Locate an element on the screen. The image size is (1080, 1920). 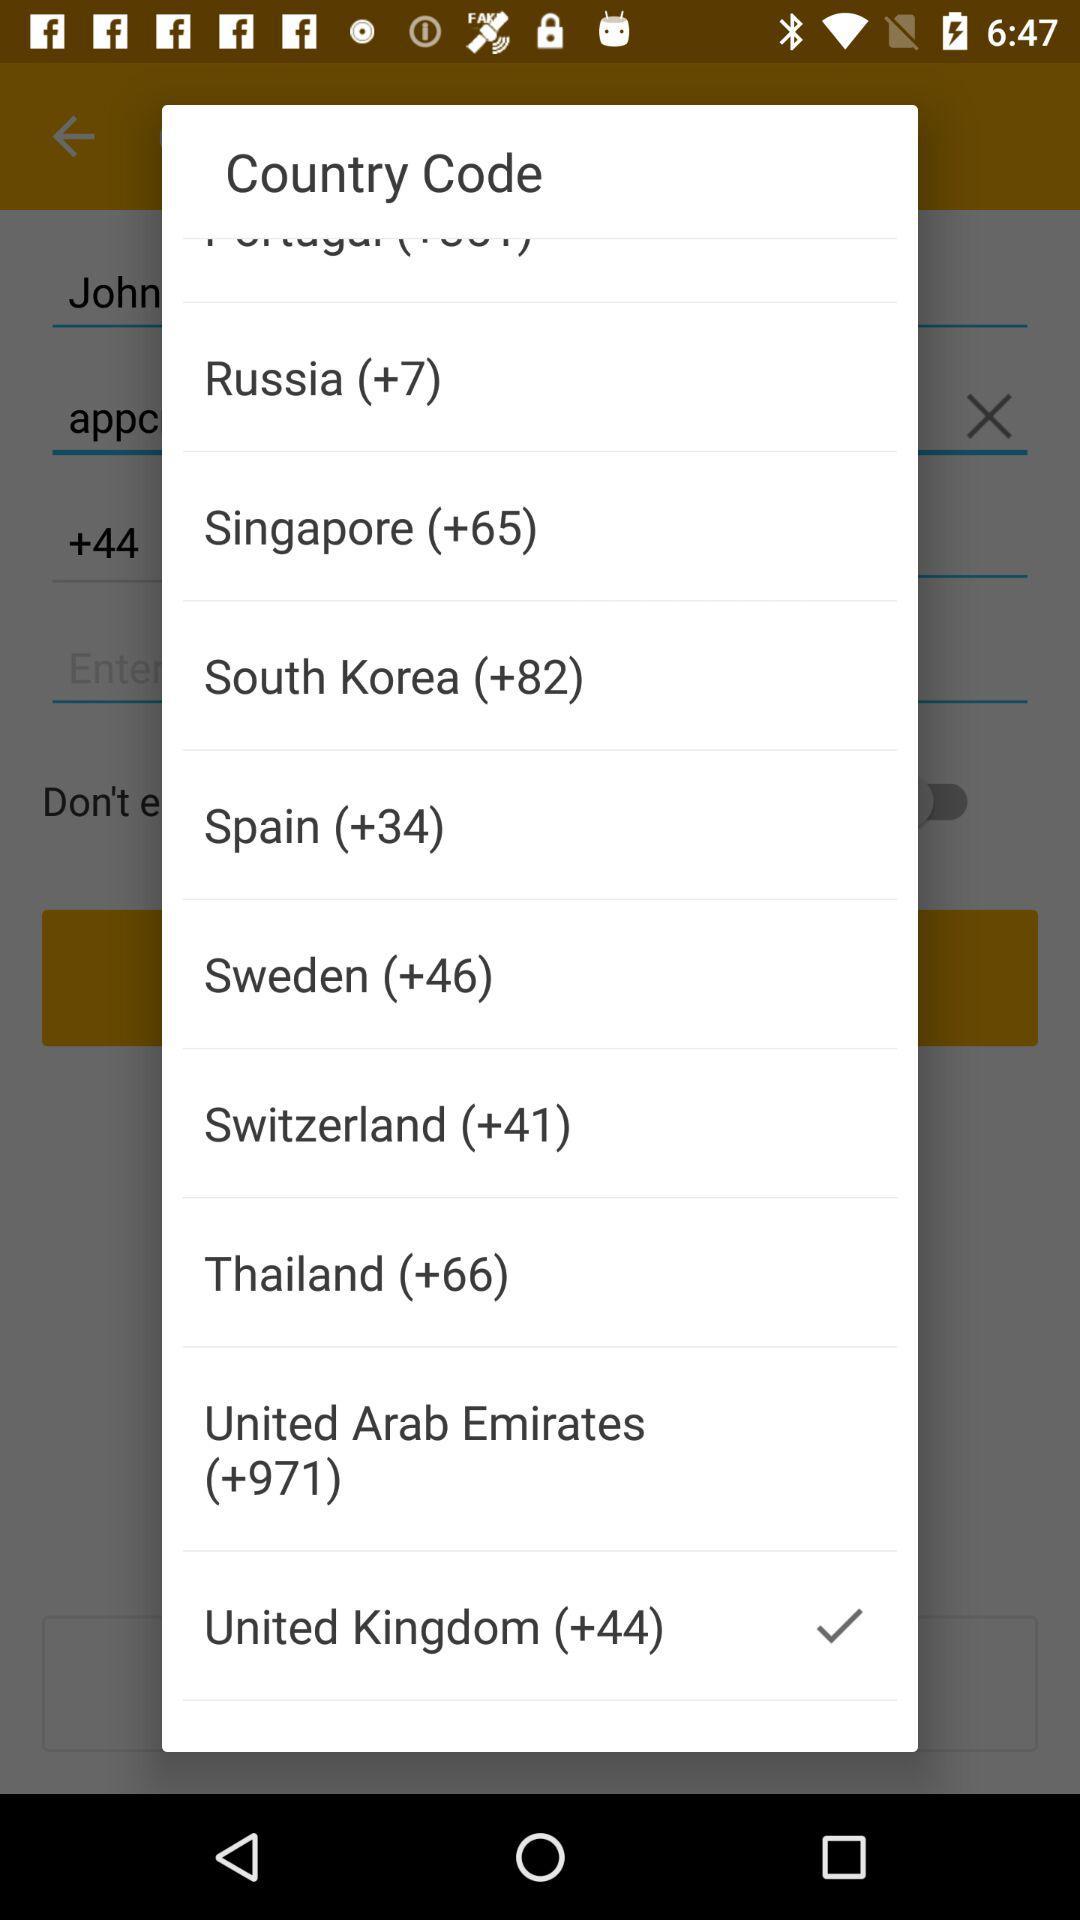
united arab emirates icon is located at coordinates (482, 1449).